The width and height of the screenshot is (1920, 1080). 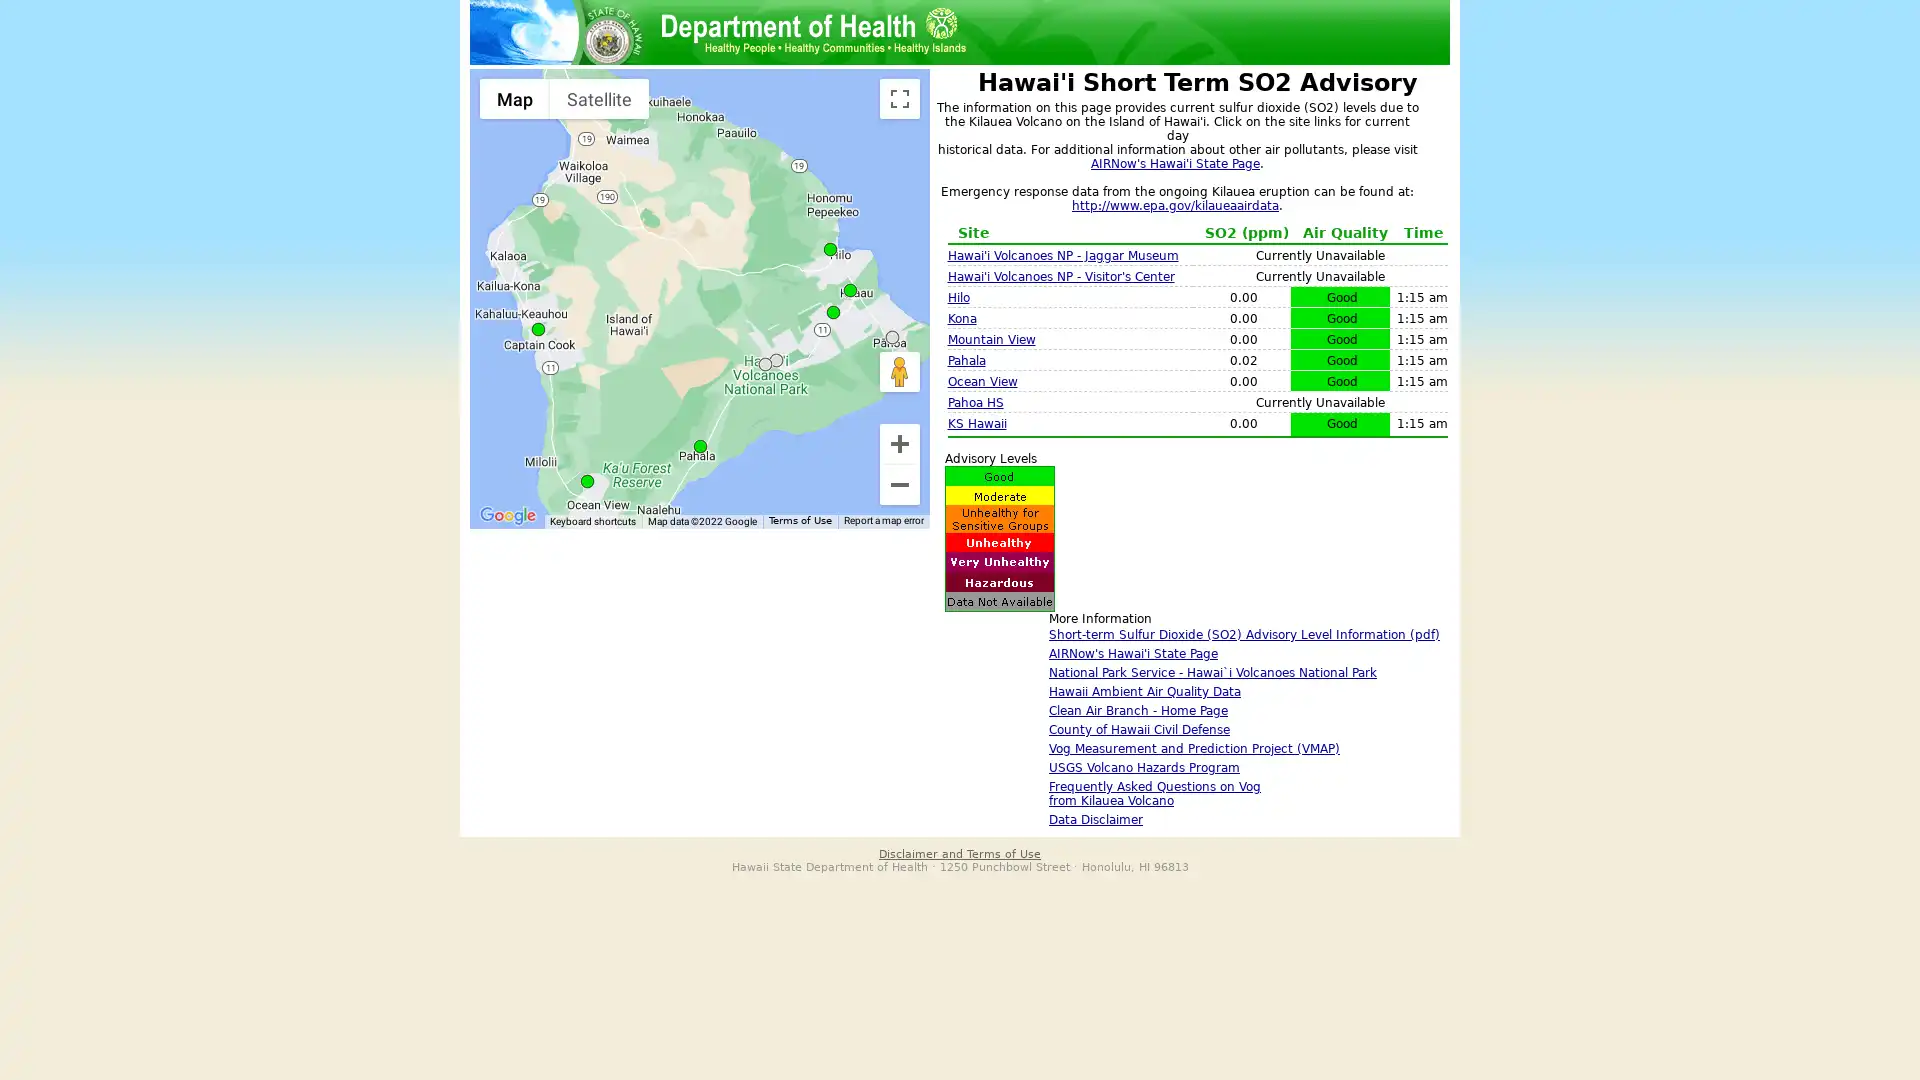 I want to click on Hawaii Volcanoes NP - Visitor's Center: No Data, so click(x=775, y=360).